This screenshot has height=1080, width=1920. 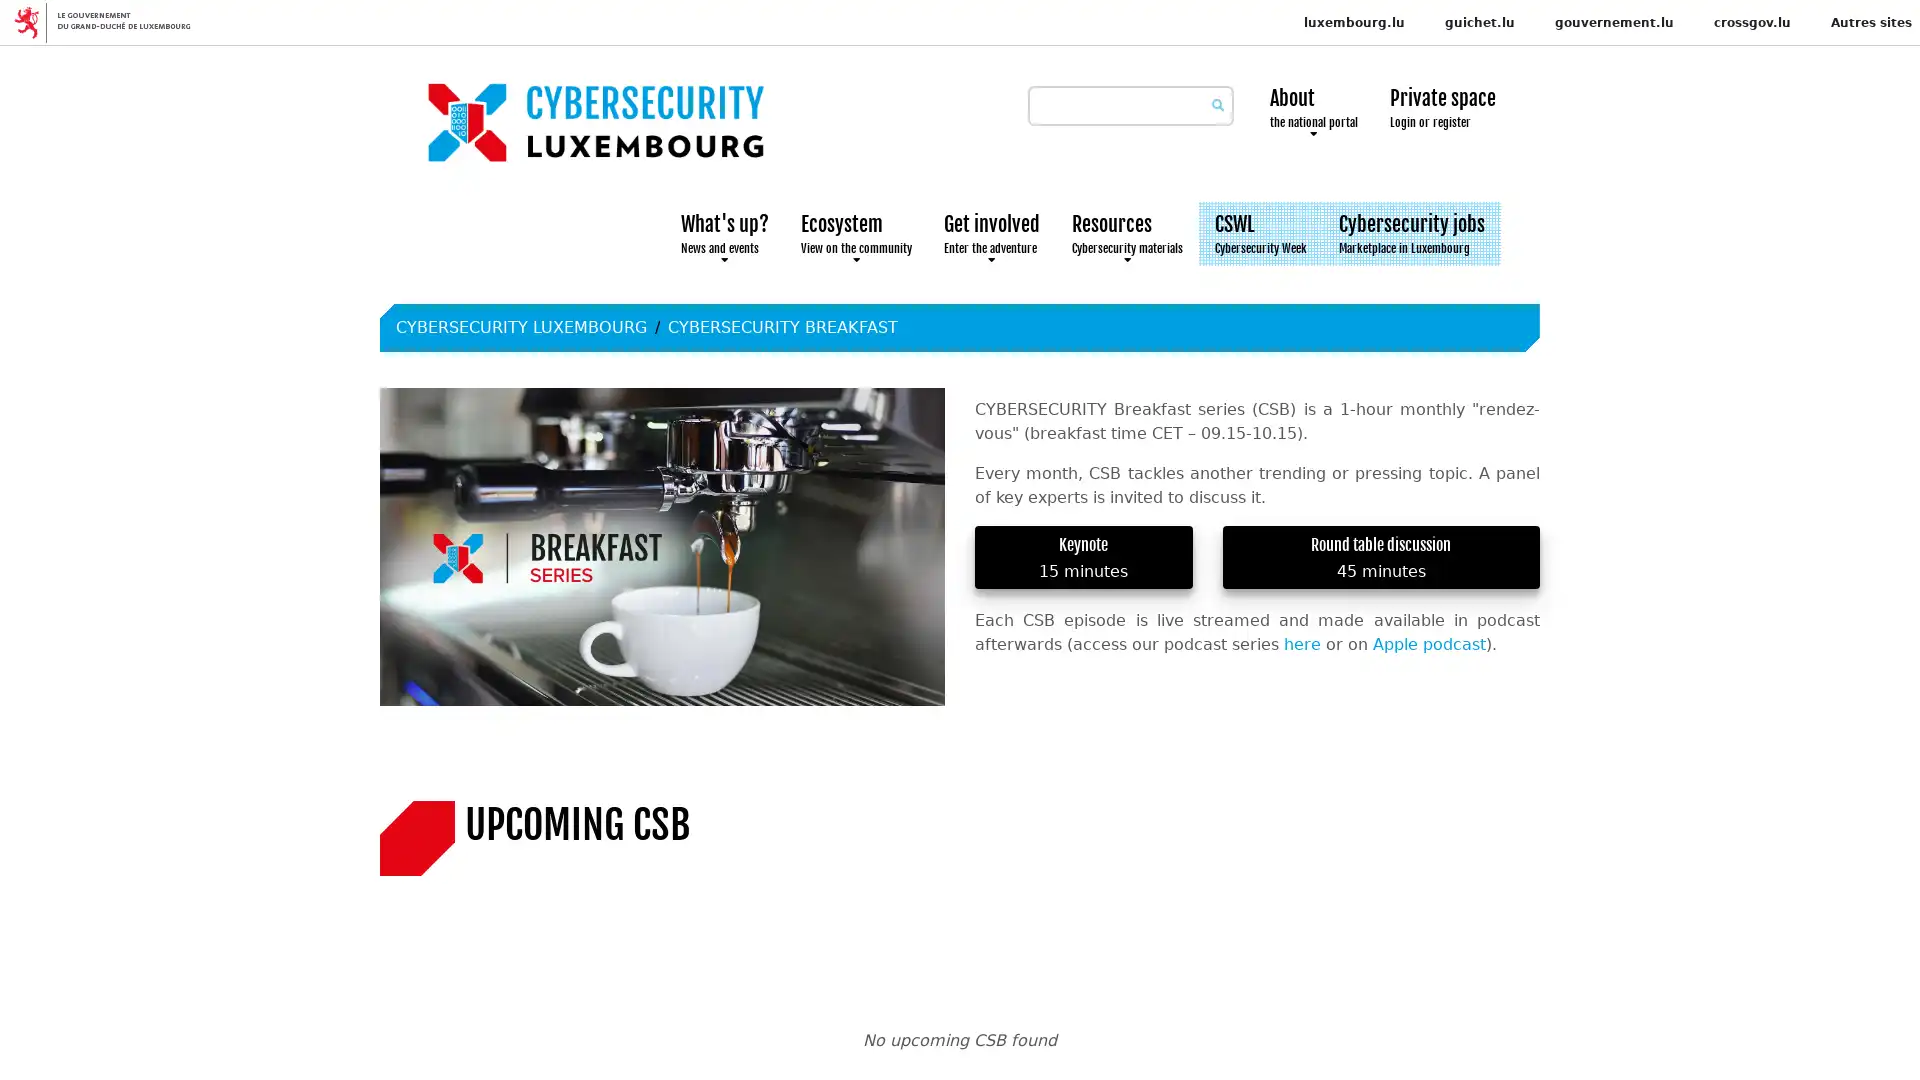 I want to click on Cybersecurity jobs Marketplace in Luxembourg, so click(x=1410, y=233).